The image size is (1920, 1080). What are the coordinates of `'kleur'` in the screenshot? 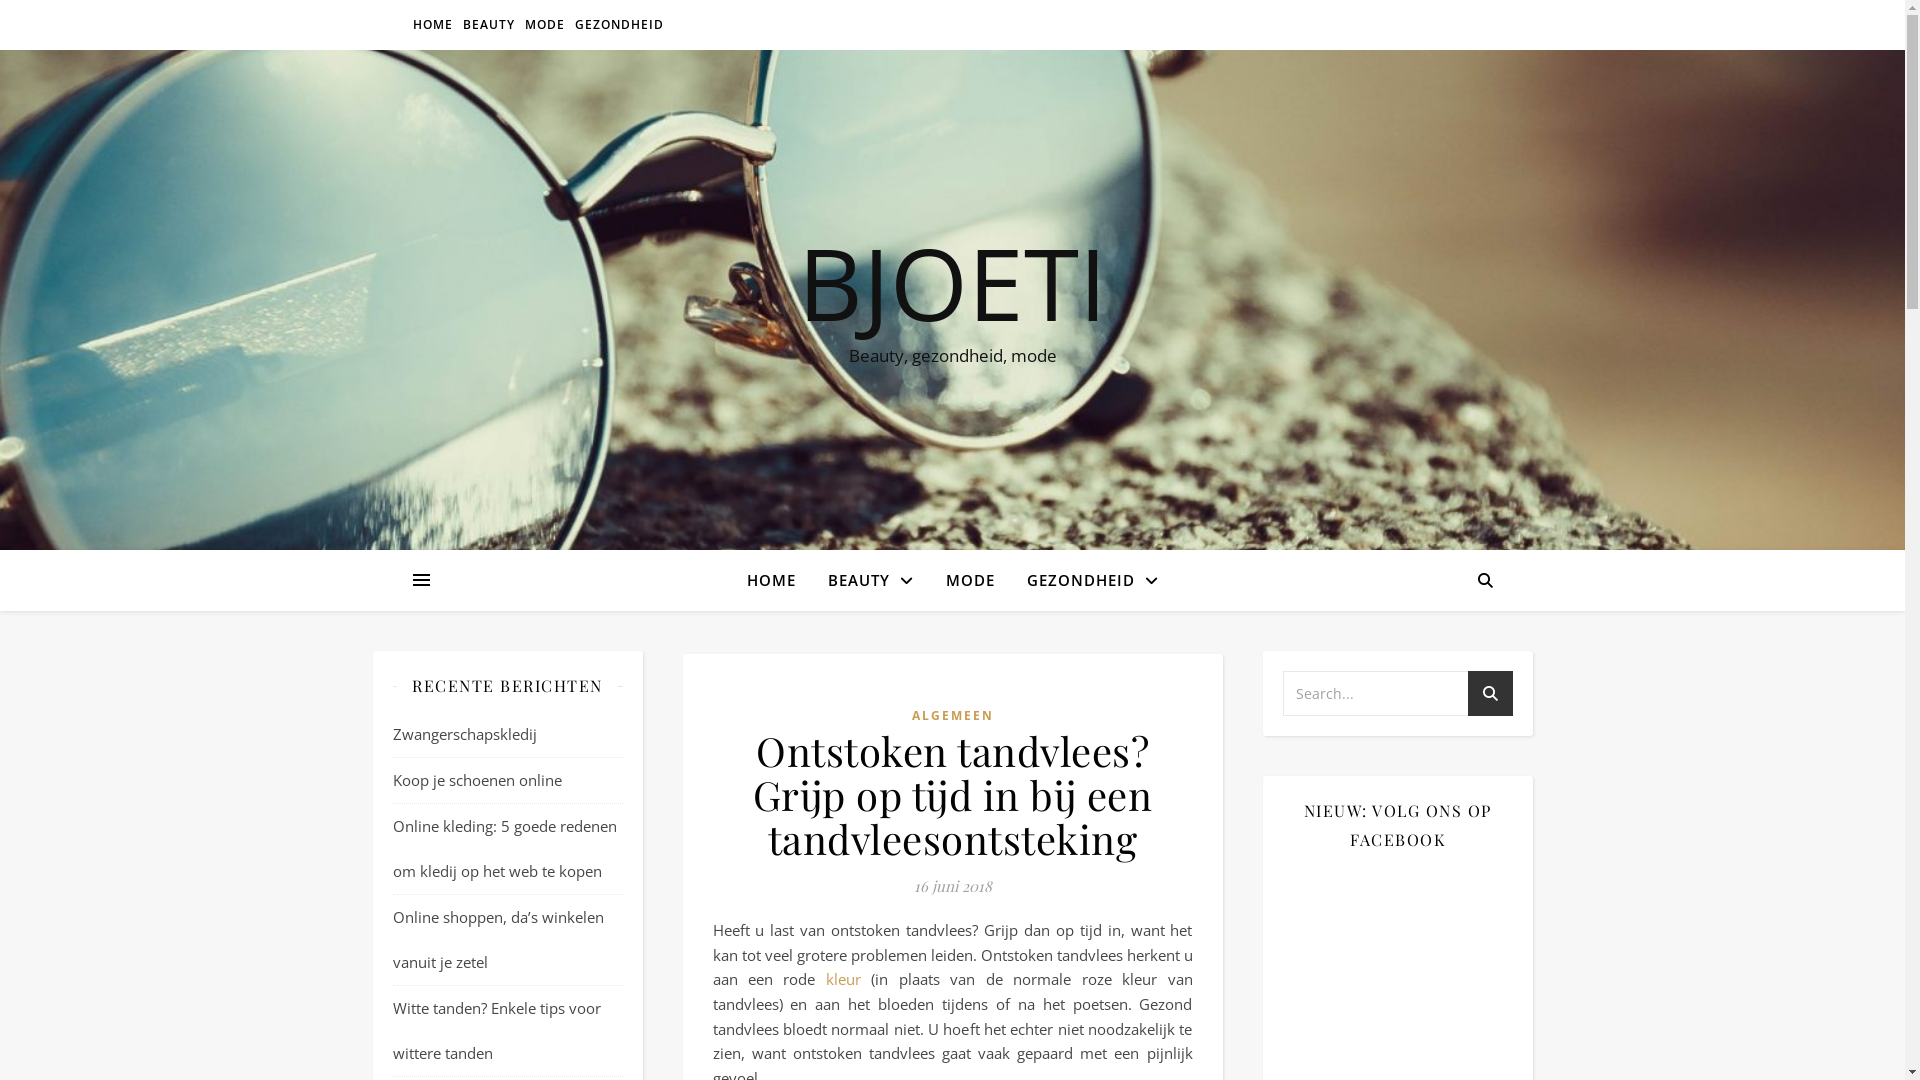 It's located at (825, 978).